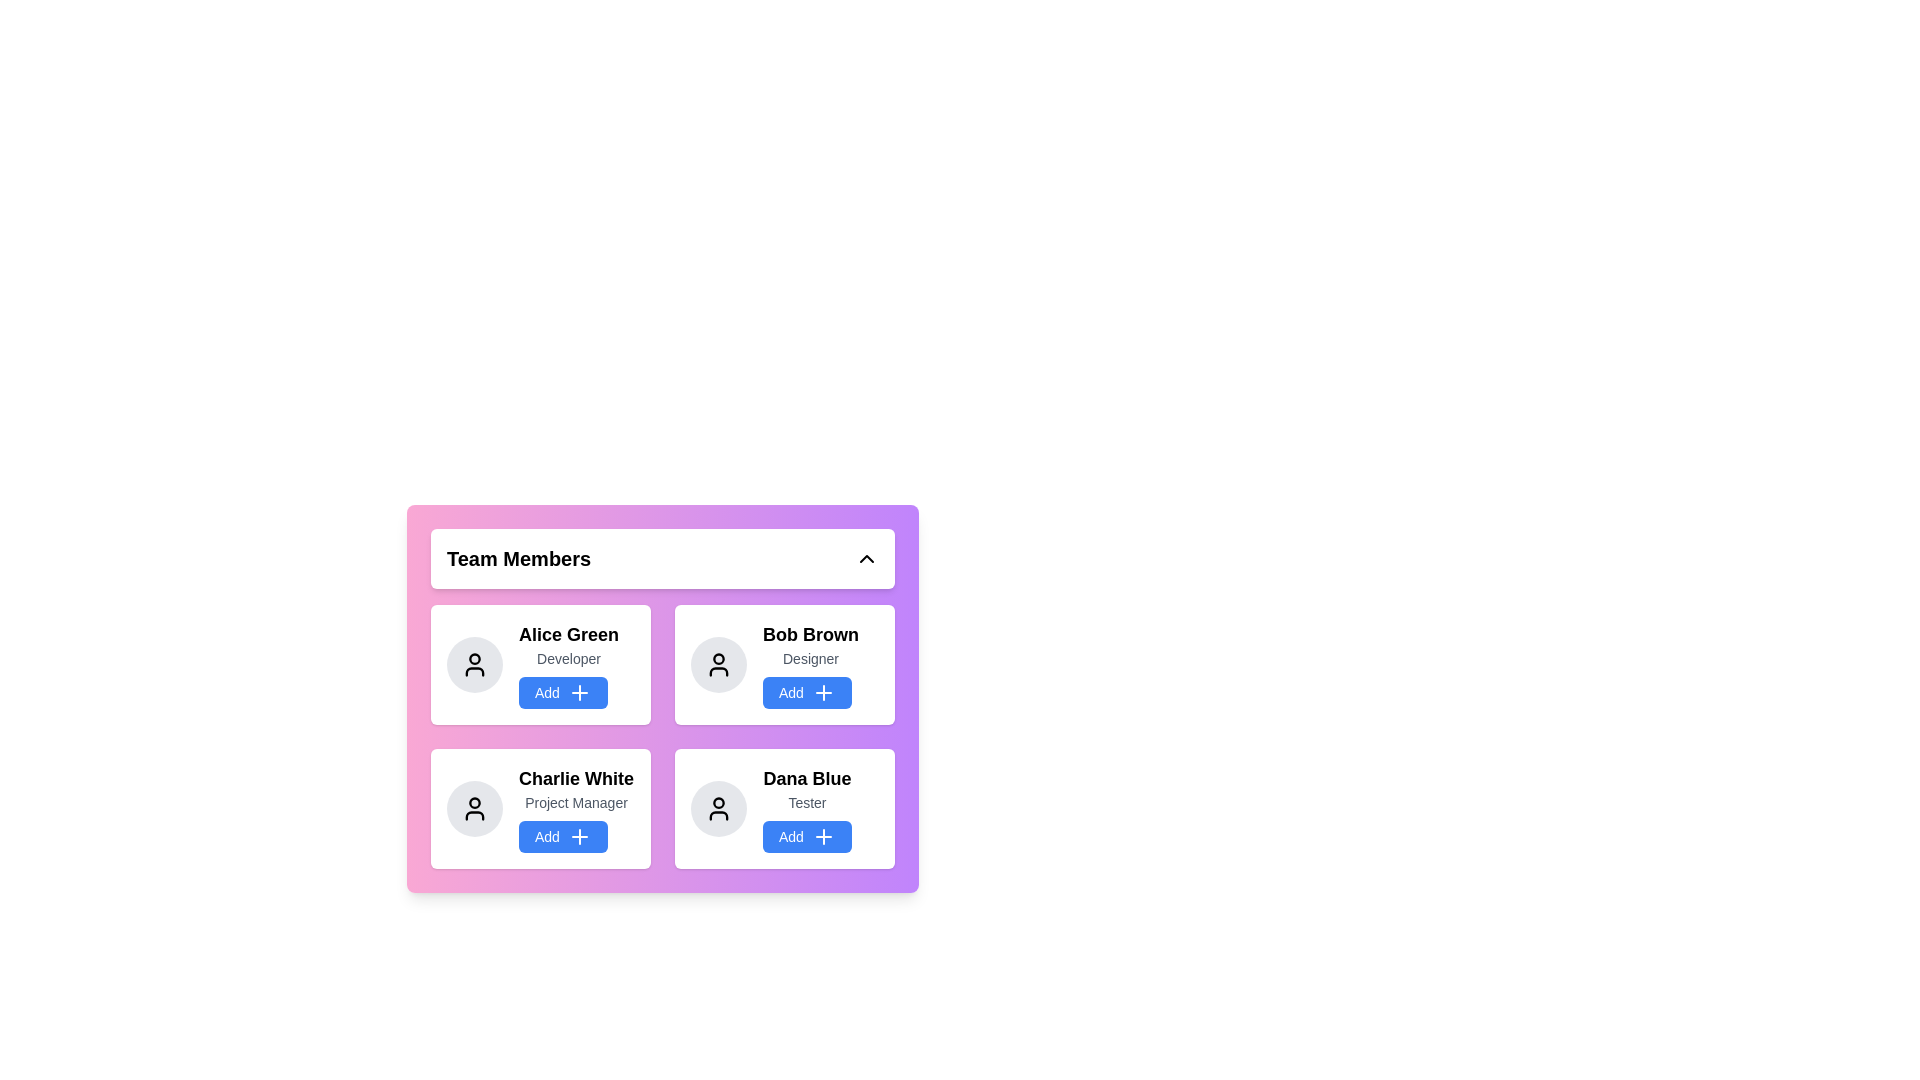 The width and height of the screenshot is (1920, 1080). What do you see at coordinates (719, 808) in the screenshot?
I see `the circular icon representing the user silhouette for 'Dana Blue', positioned in the lower-right corner of the grid` at bounding box center [719, 808].